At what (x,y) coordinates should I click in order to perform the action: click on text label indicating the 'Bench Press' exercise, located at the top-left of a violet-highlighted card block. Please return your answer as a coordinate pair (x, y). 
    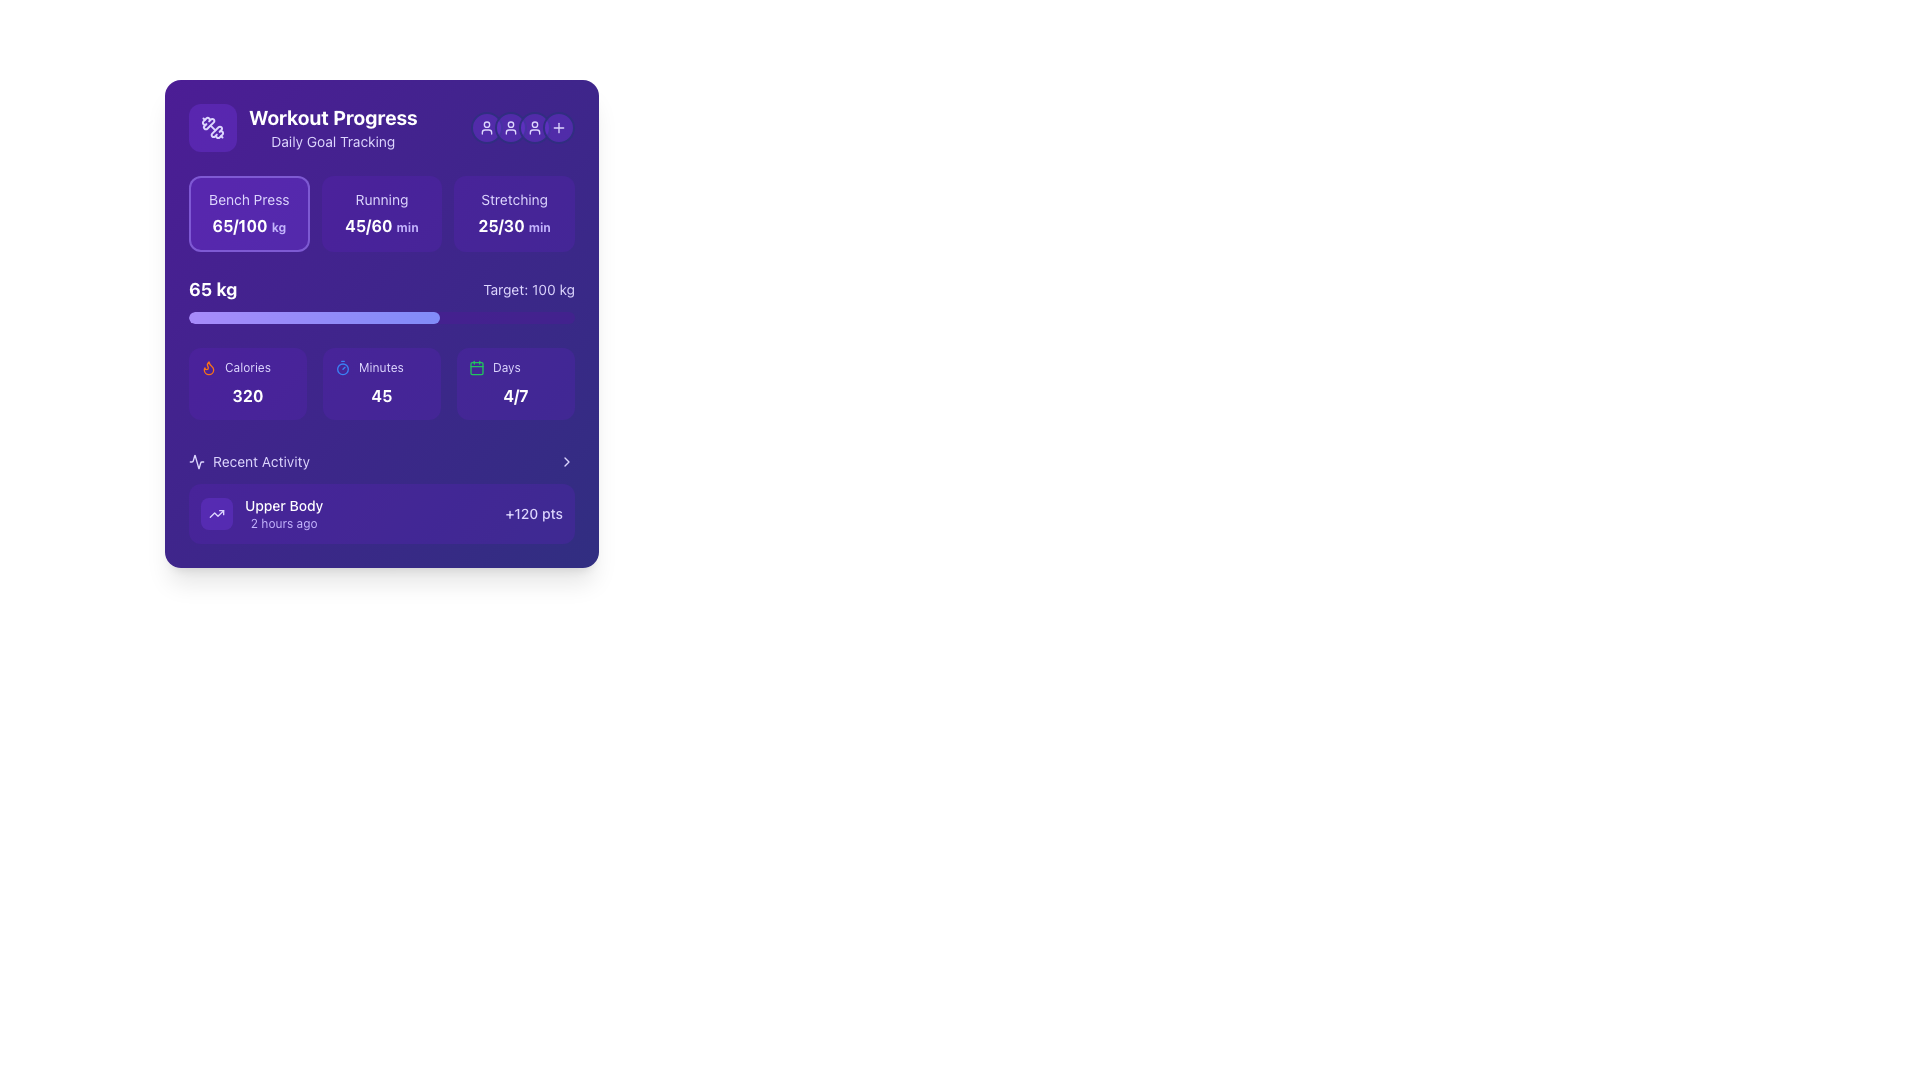
    Looking at the image, I should click on (248, 200).